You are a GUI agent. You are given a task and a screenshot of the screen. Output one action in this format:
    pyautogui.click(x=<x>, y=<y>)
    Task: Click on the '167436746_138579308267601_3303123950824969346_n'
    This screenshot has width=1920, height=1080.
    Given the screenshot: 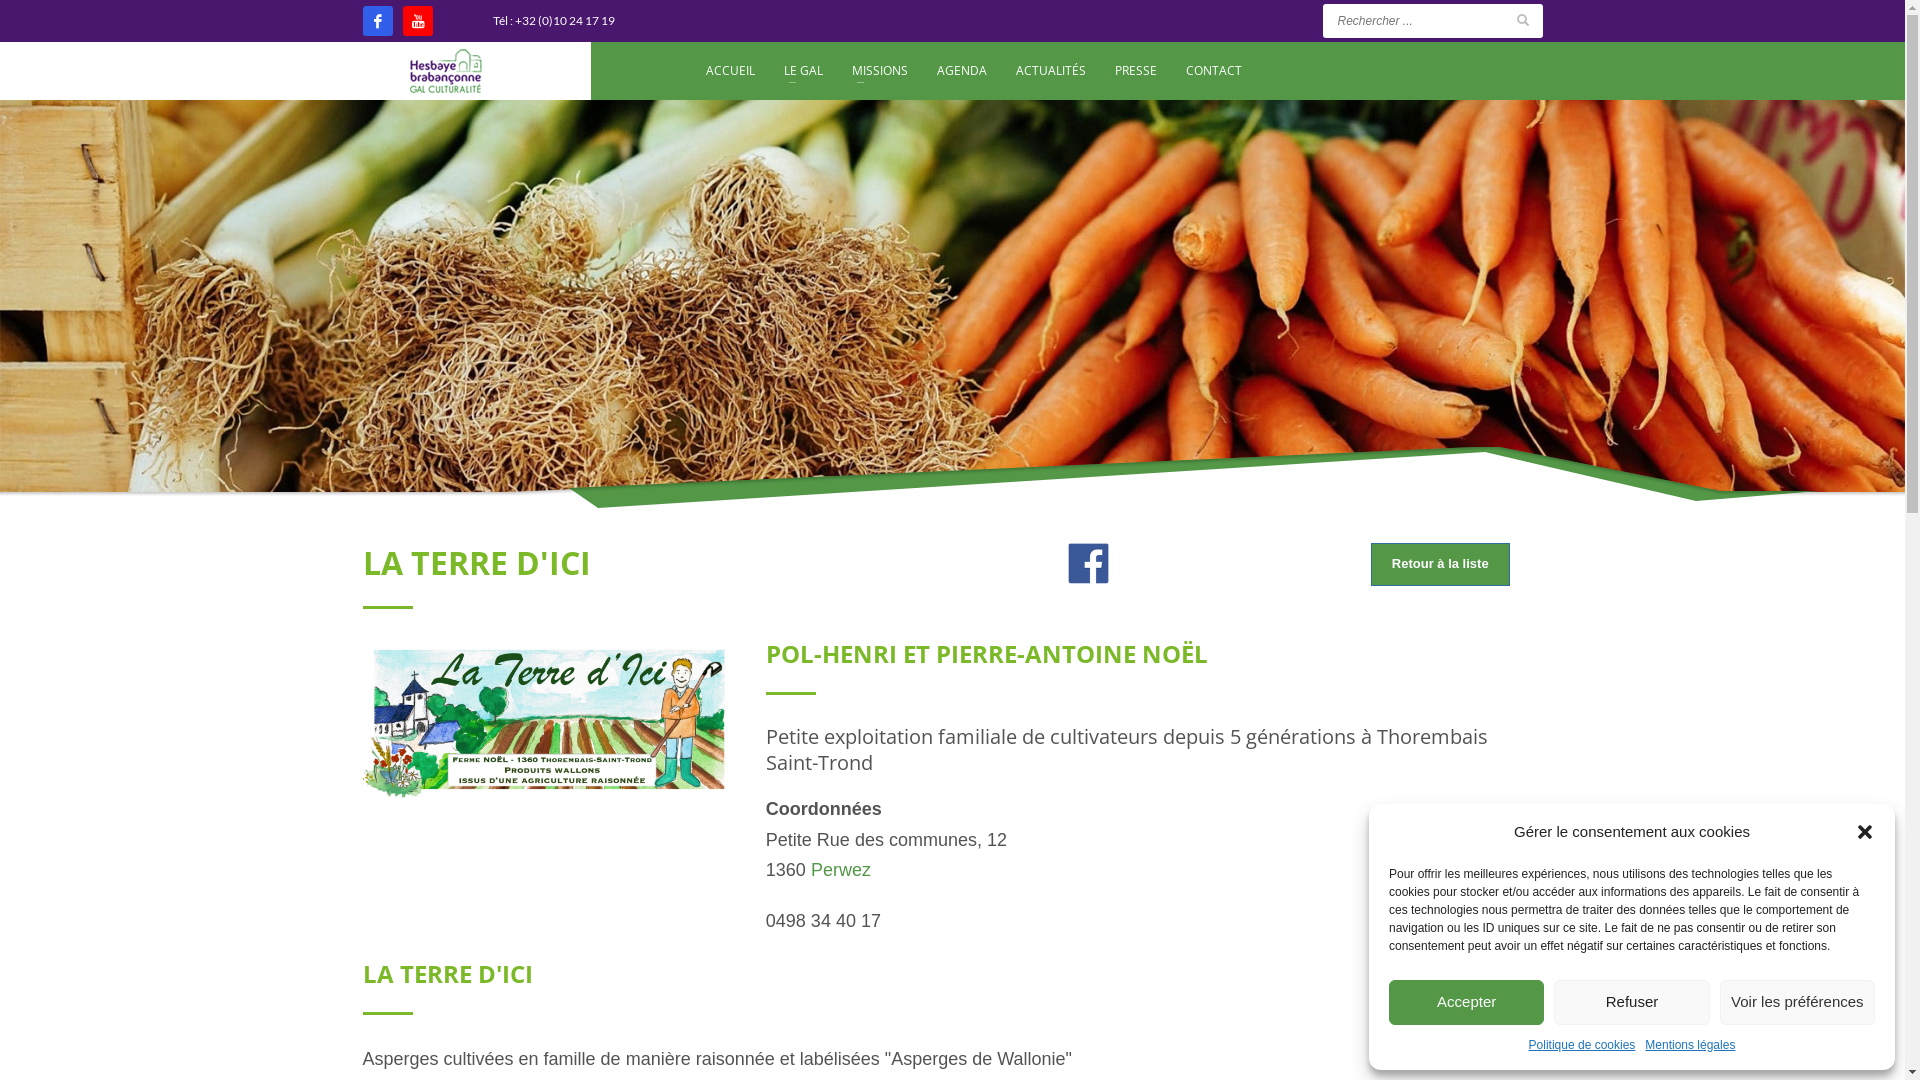 What is the action you would take?
    pyautogui.click(x=548, y=720)
    